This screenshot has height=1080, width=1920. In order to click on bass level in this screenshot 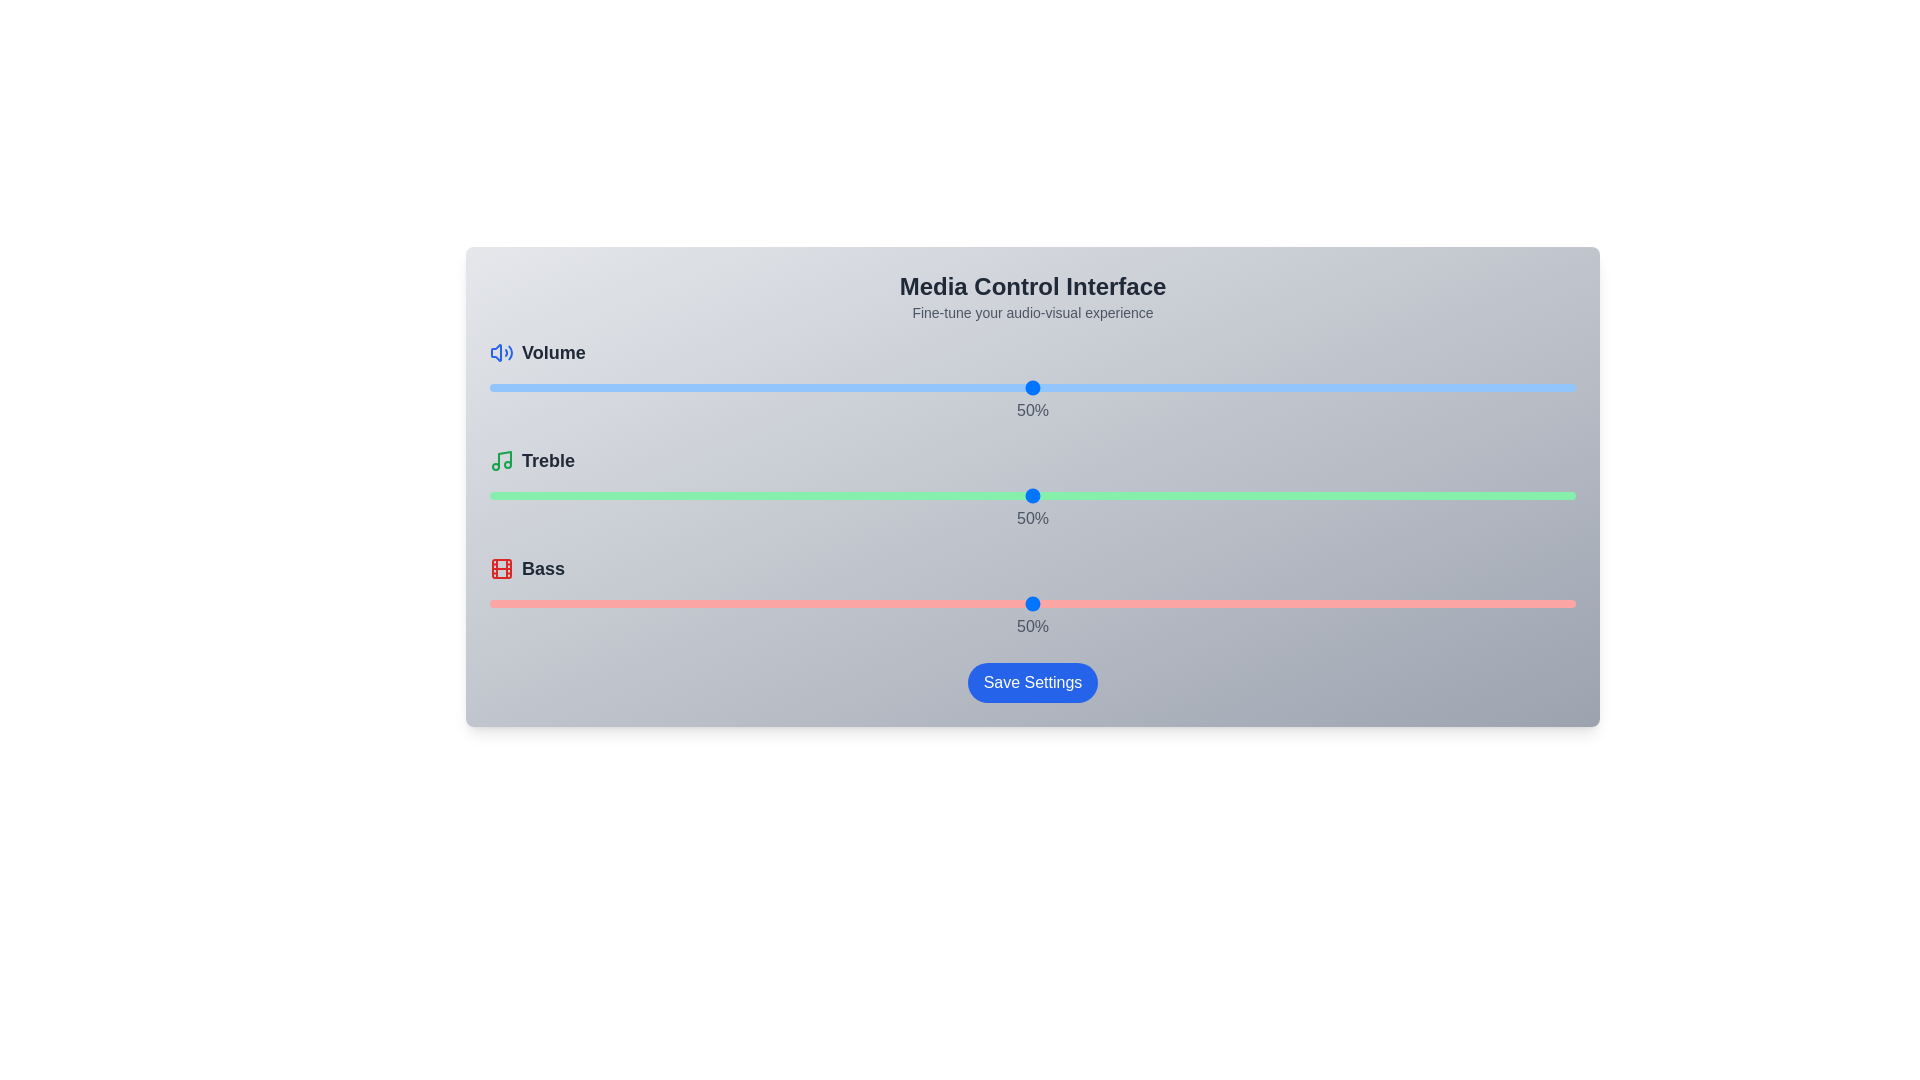, I will do `click(1542, 603)`.